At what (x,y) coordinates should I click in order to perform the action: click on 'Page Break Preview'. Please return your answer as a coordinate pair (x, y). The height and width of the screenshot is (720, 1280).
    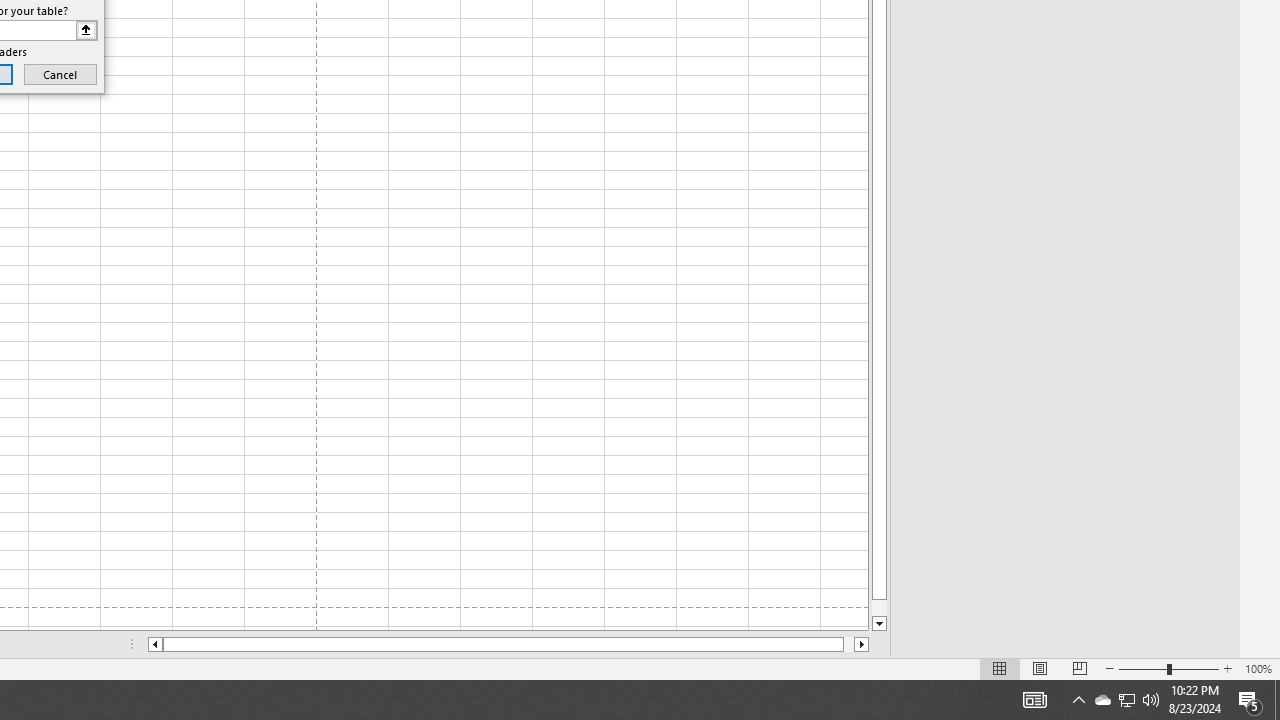
    Looking at the image, I should click on (1078, 669).